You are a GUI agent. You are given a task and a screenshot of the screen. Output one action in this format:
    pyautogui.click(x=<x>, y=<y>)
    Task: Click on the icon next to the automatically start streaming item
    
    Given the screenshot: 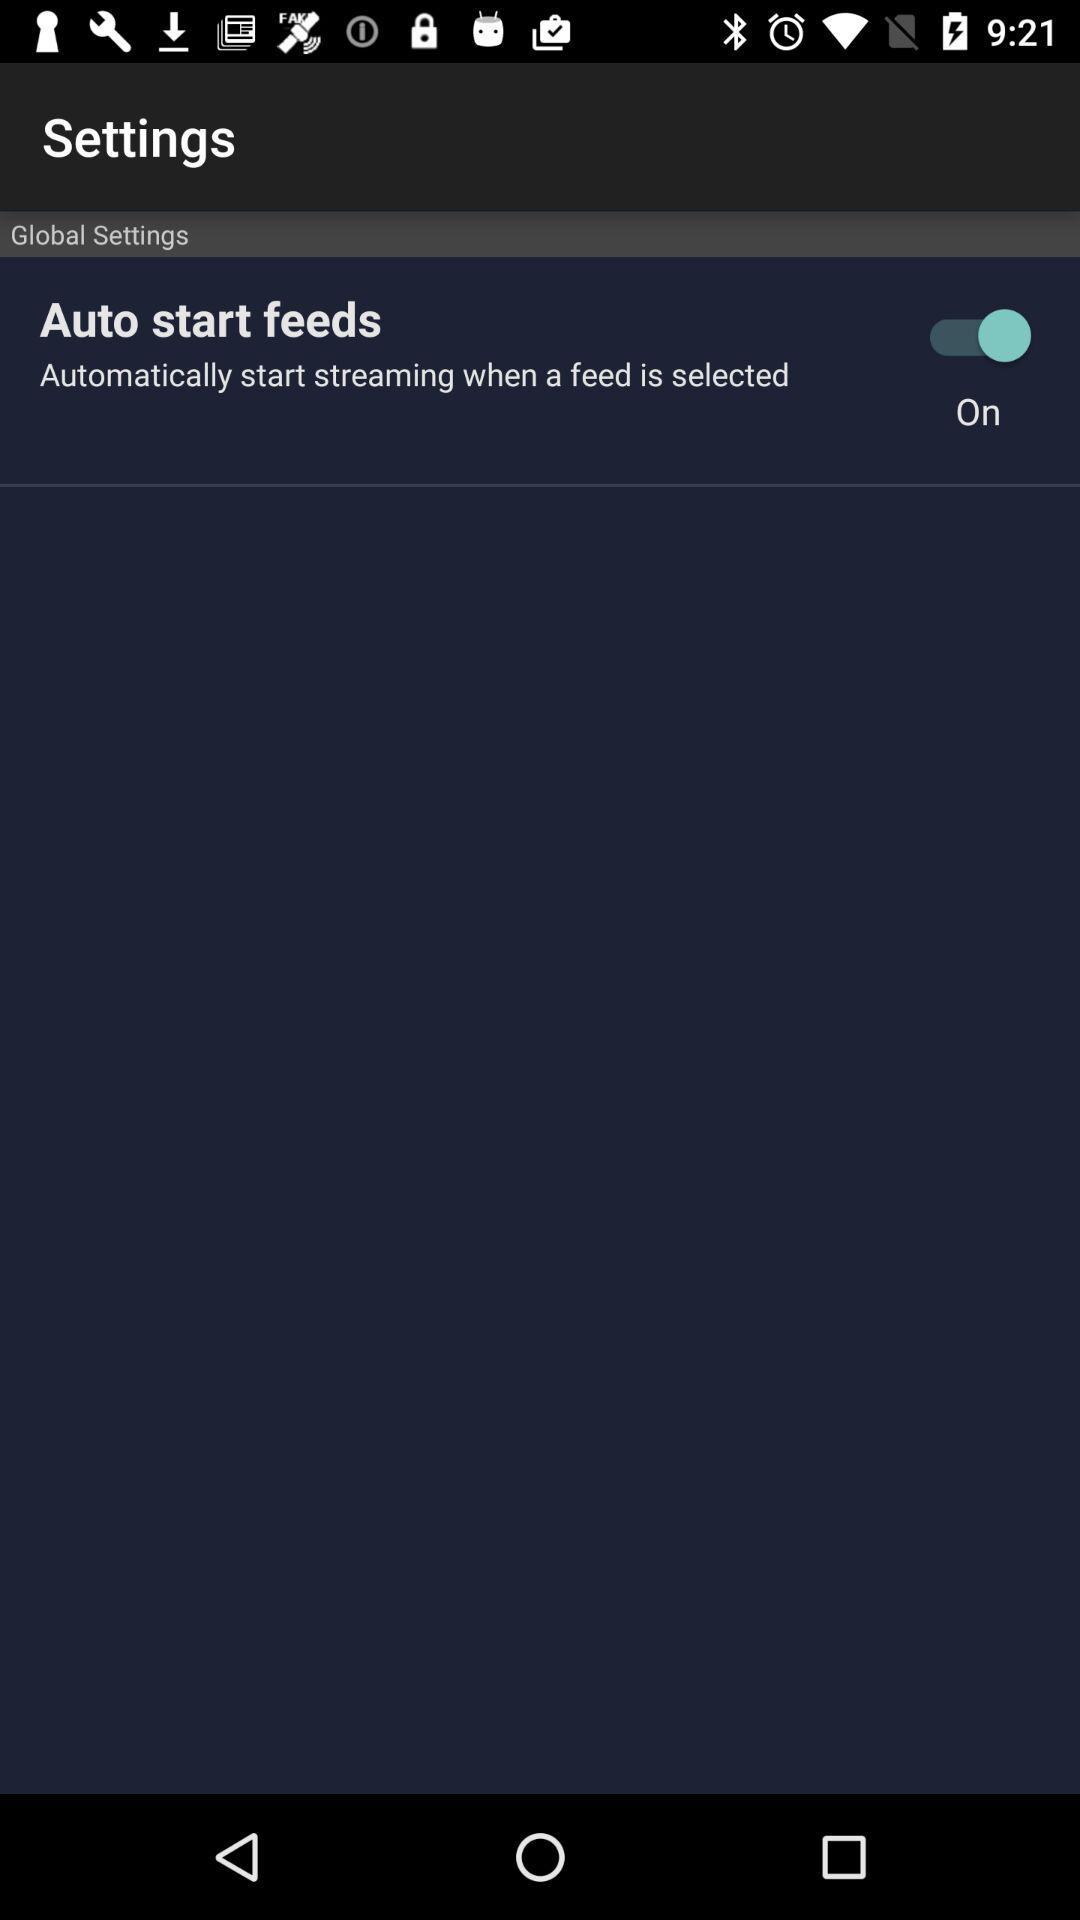 What is the action you would take?
    pyautogui.click(x=977, y=410)
    